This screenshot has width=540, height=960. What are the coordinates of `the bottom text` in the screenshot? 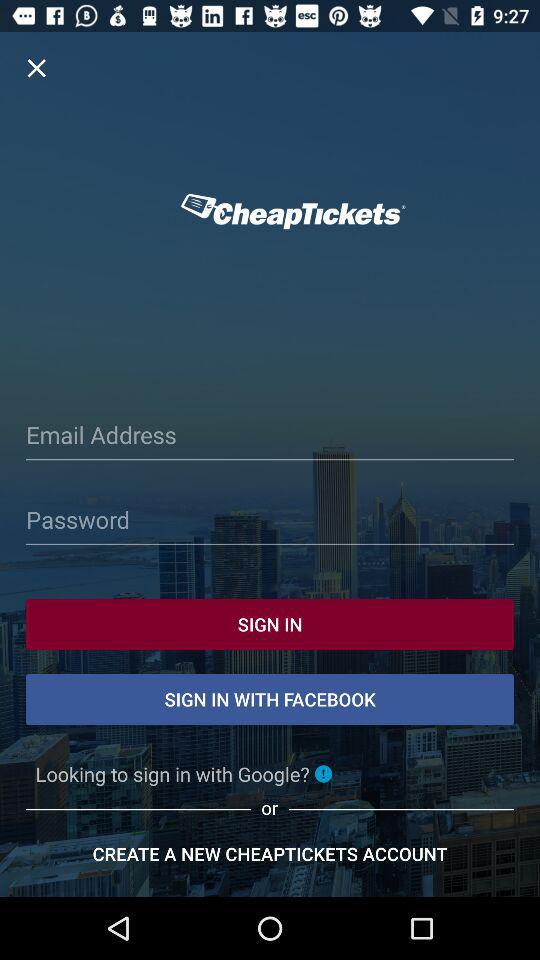 It's located at (270, 853).